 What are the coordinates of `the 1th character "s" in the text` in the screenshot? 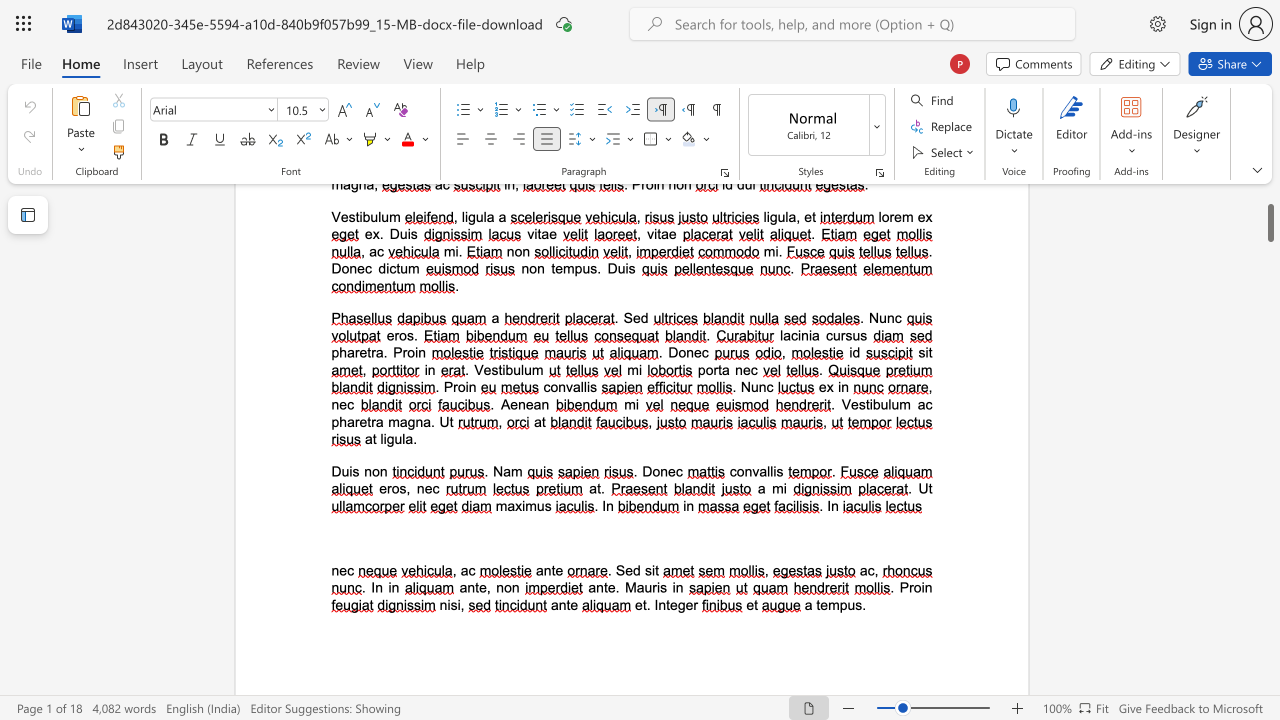 It's located at (648, 570).